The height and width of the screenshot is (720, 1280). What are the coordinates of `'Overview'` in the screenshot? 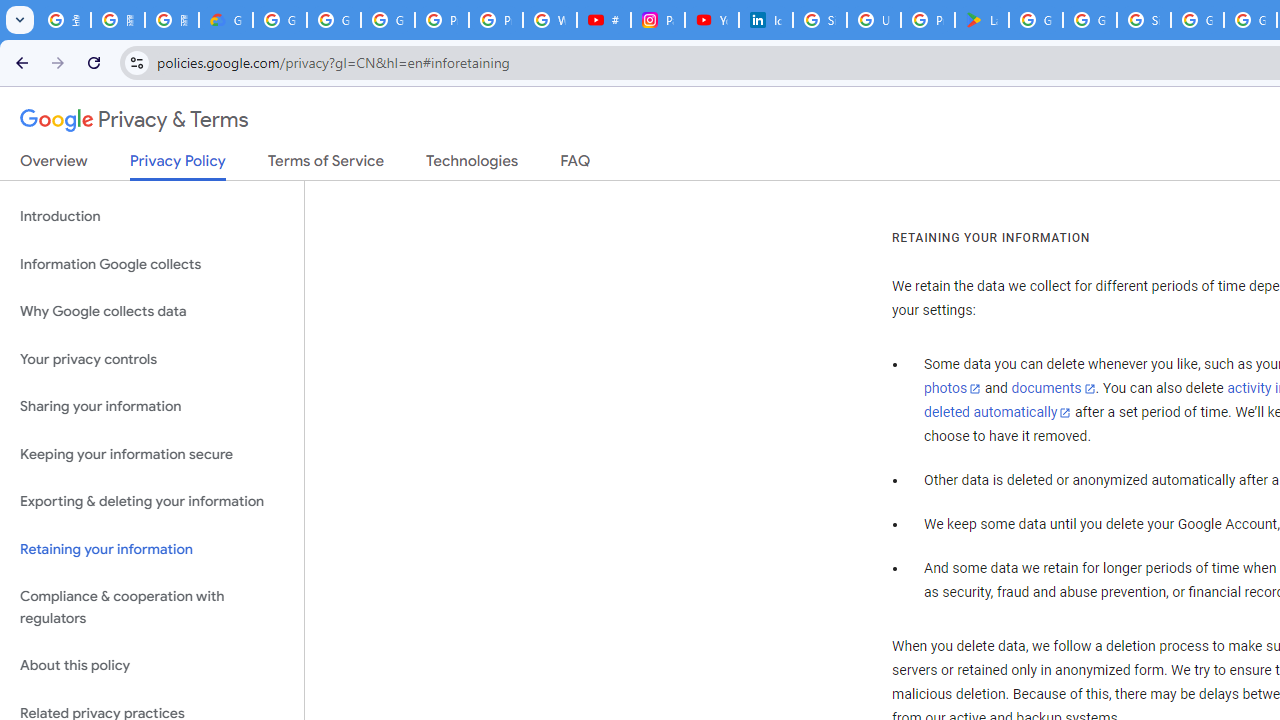 It's located at (54, 164).